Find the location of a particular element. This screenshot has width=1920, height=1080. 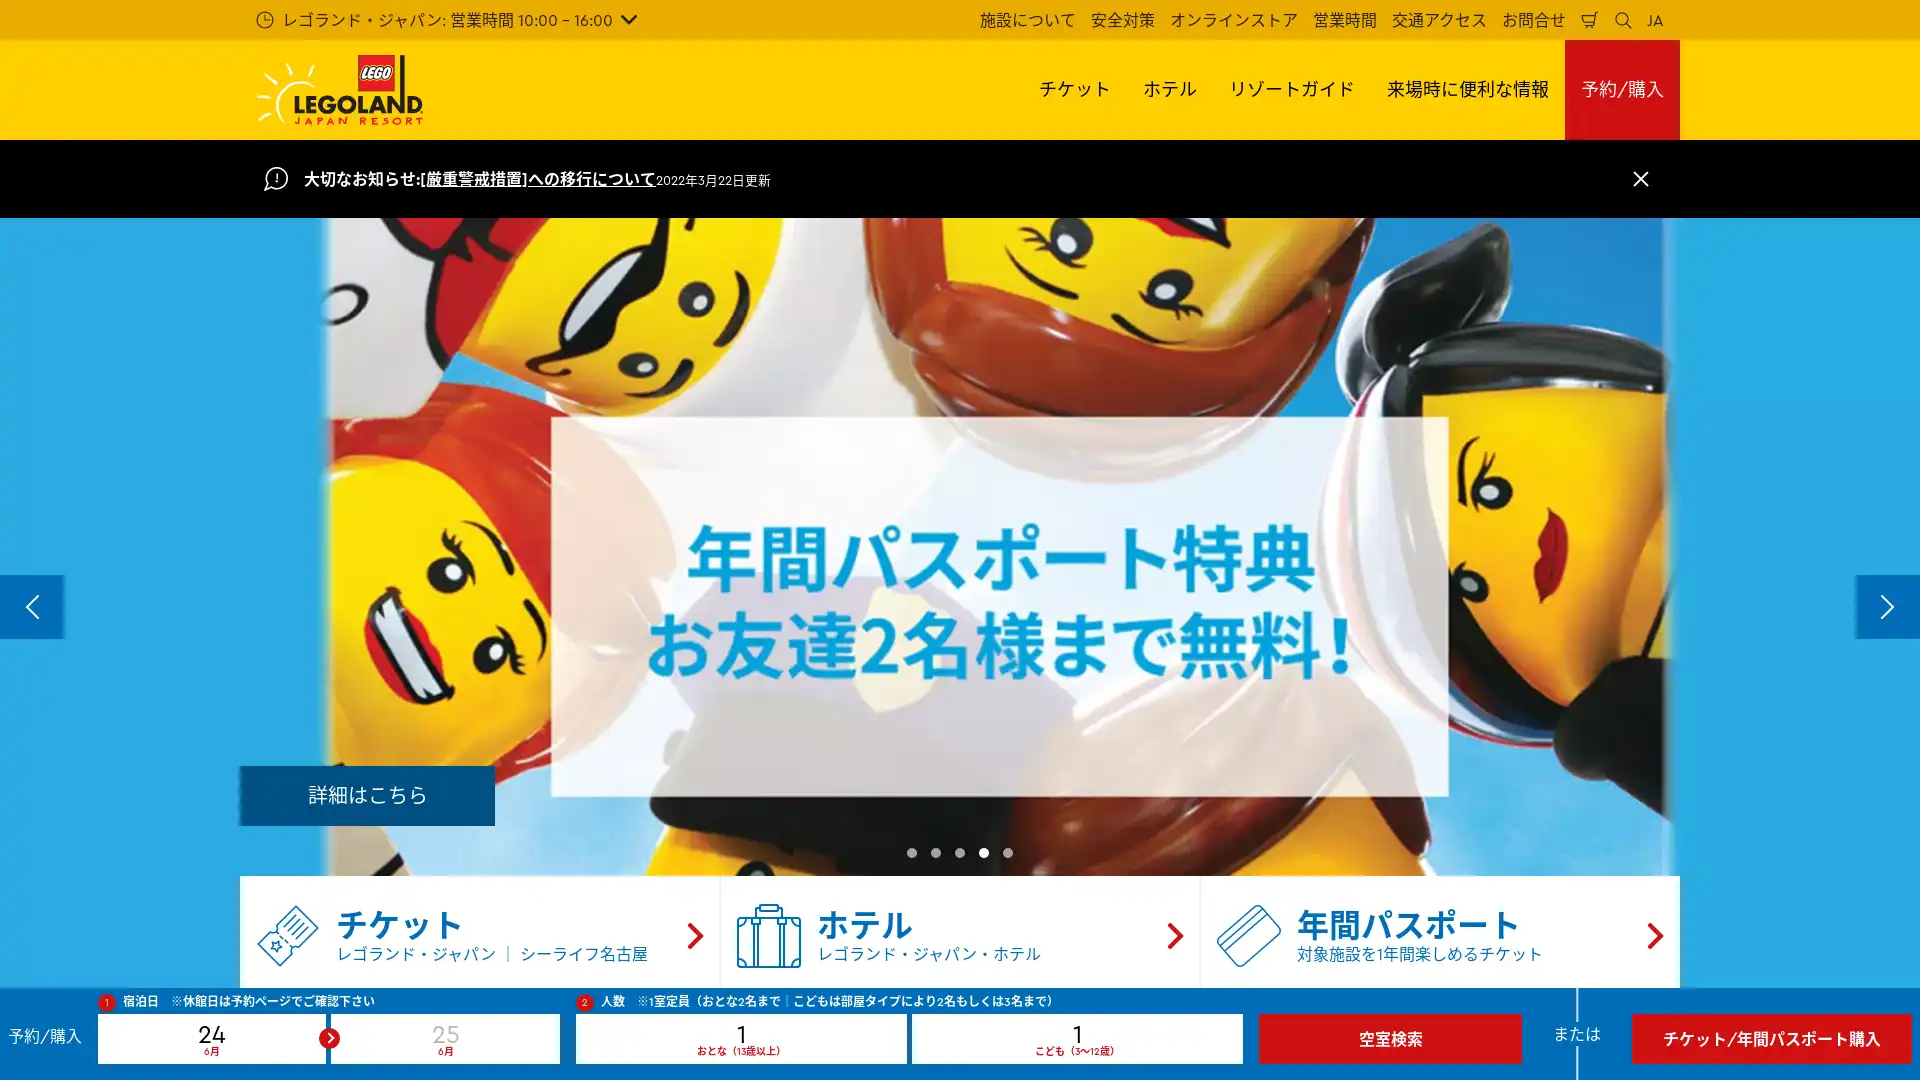

Number of children is located at coordinates (1076, 1037).